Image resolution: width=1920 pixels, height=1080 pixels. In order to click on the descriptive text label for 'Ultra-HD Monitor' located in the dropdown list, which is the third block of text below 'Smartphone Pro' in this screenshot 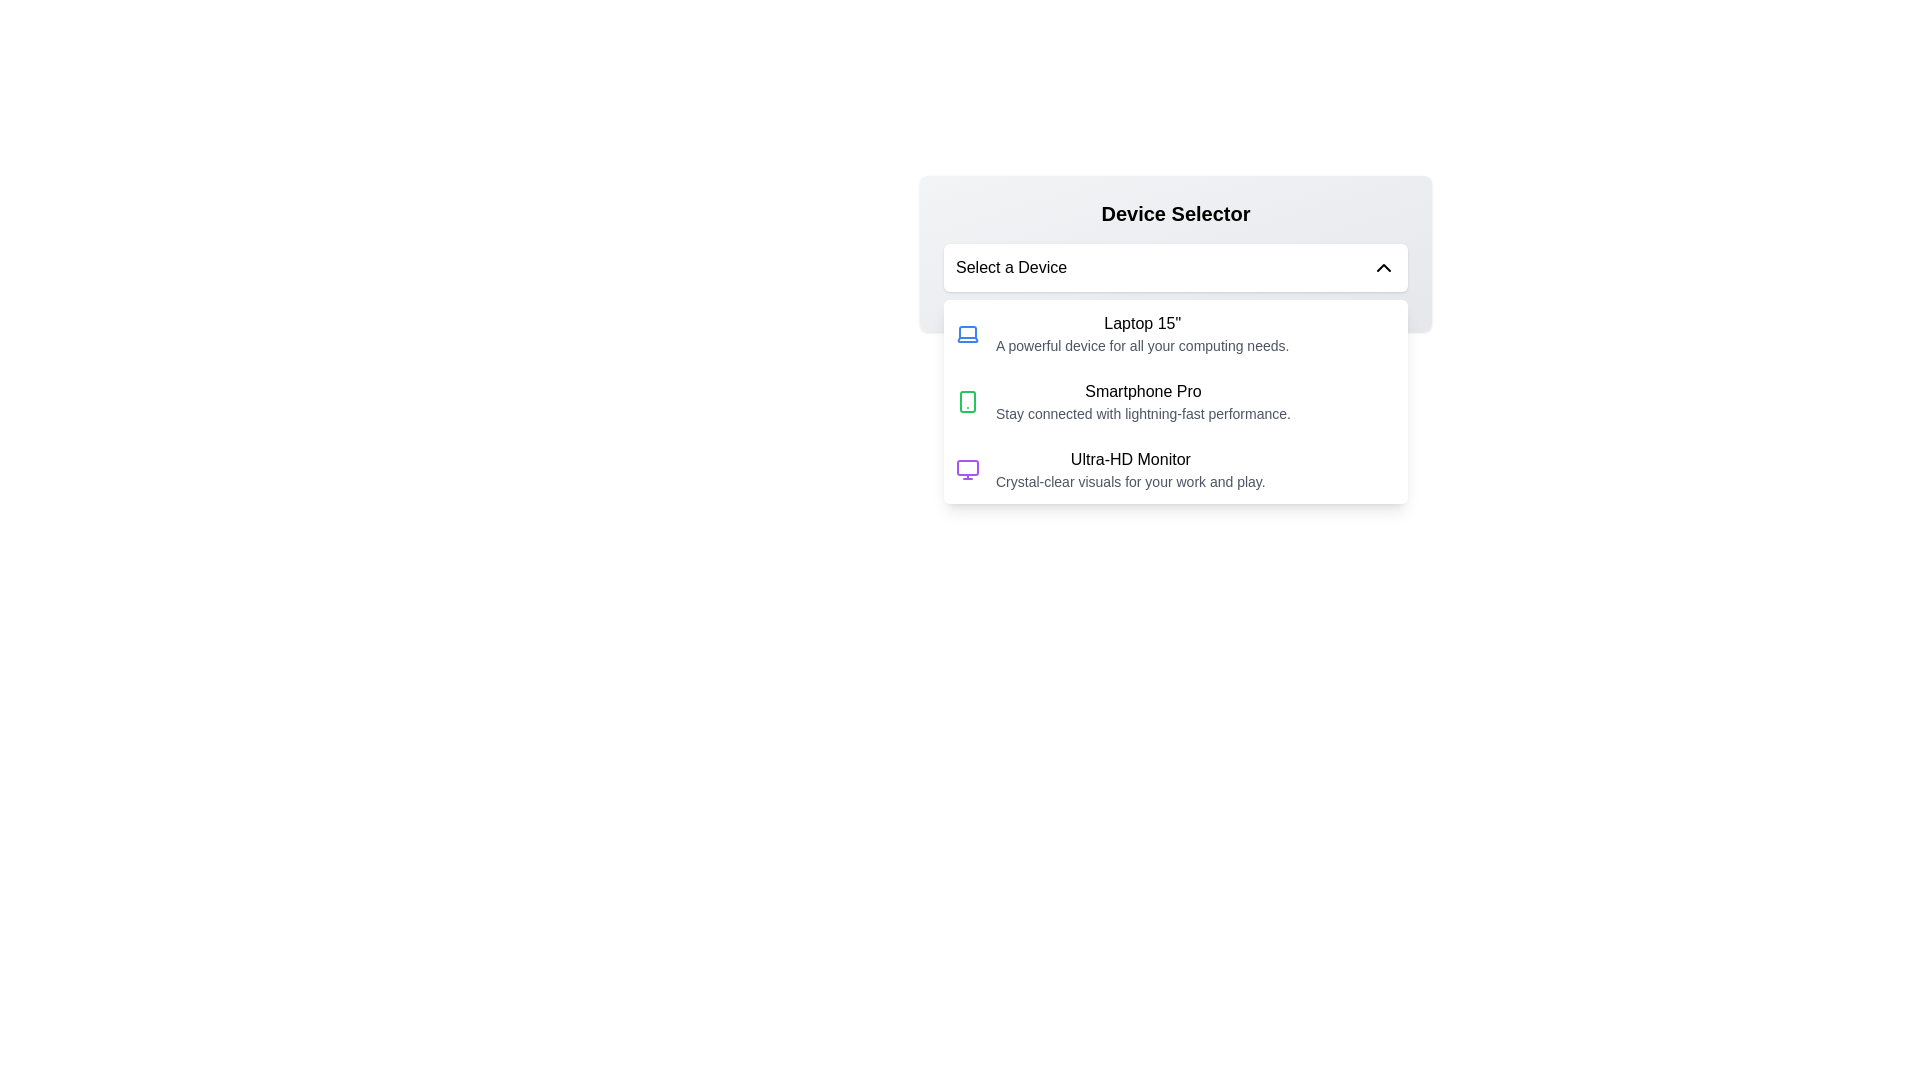, I will do `click(1130, 482)`.